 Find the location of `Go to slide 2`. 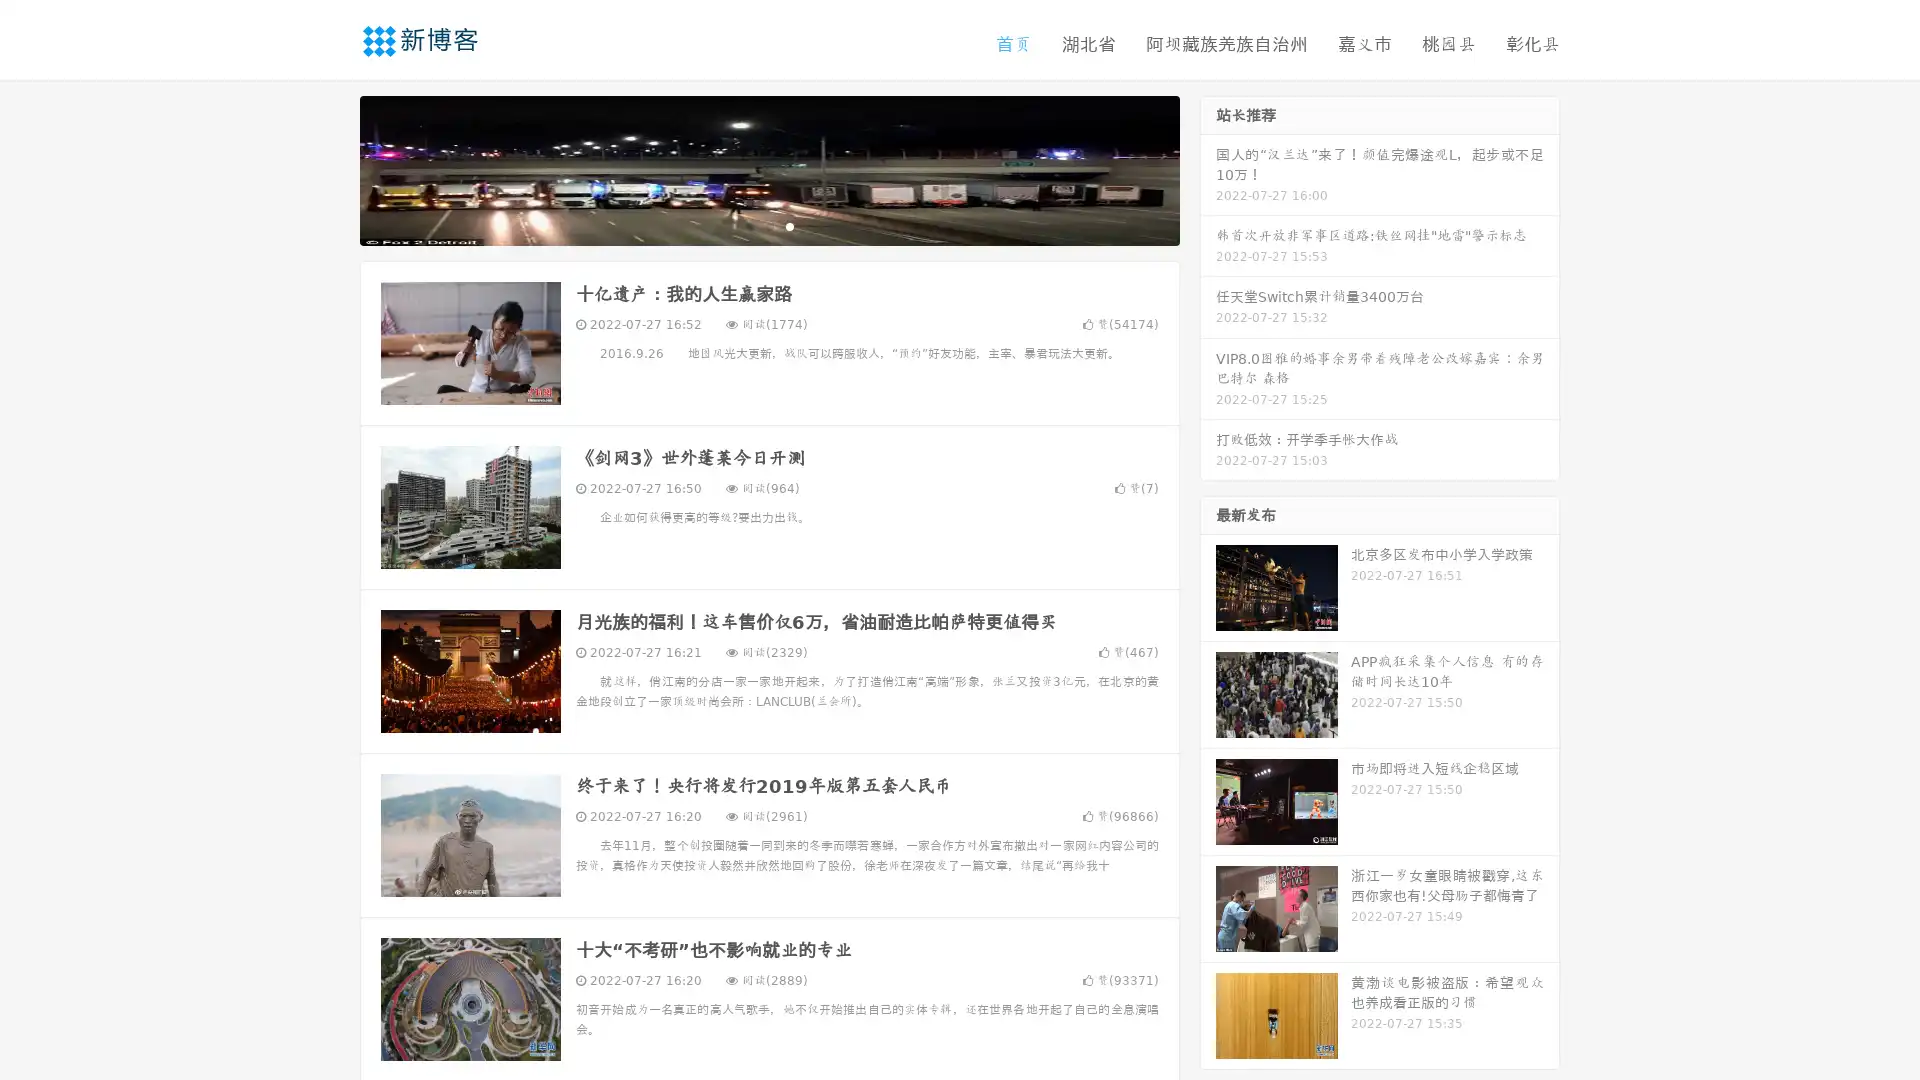

Go to slide 2 is located at coordinates (768, 225).